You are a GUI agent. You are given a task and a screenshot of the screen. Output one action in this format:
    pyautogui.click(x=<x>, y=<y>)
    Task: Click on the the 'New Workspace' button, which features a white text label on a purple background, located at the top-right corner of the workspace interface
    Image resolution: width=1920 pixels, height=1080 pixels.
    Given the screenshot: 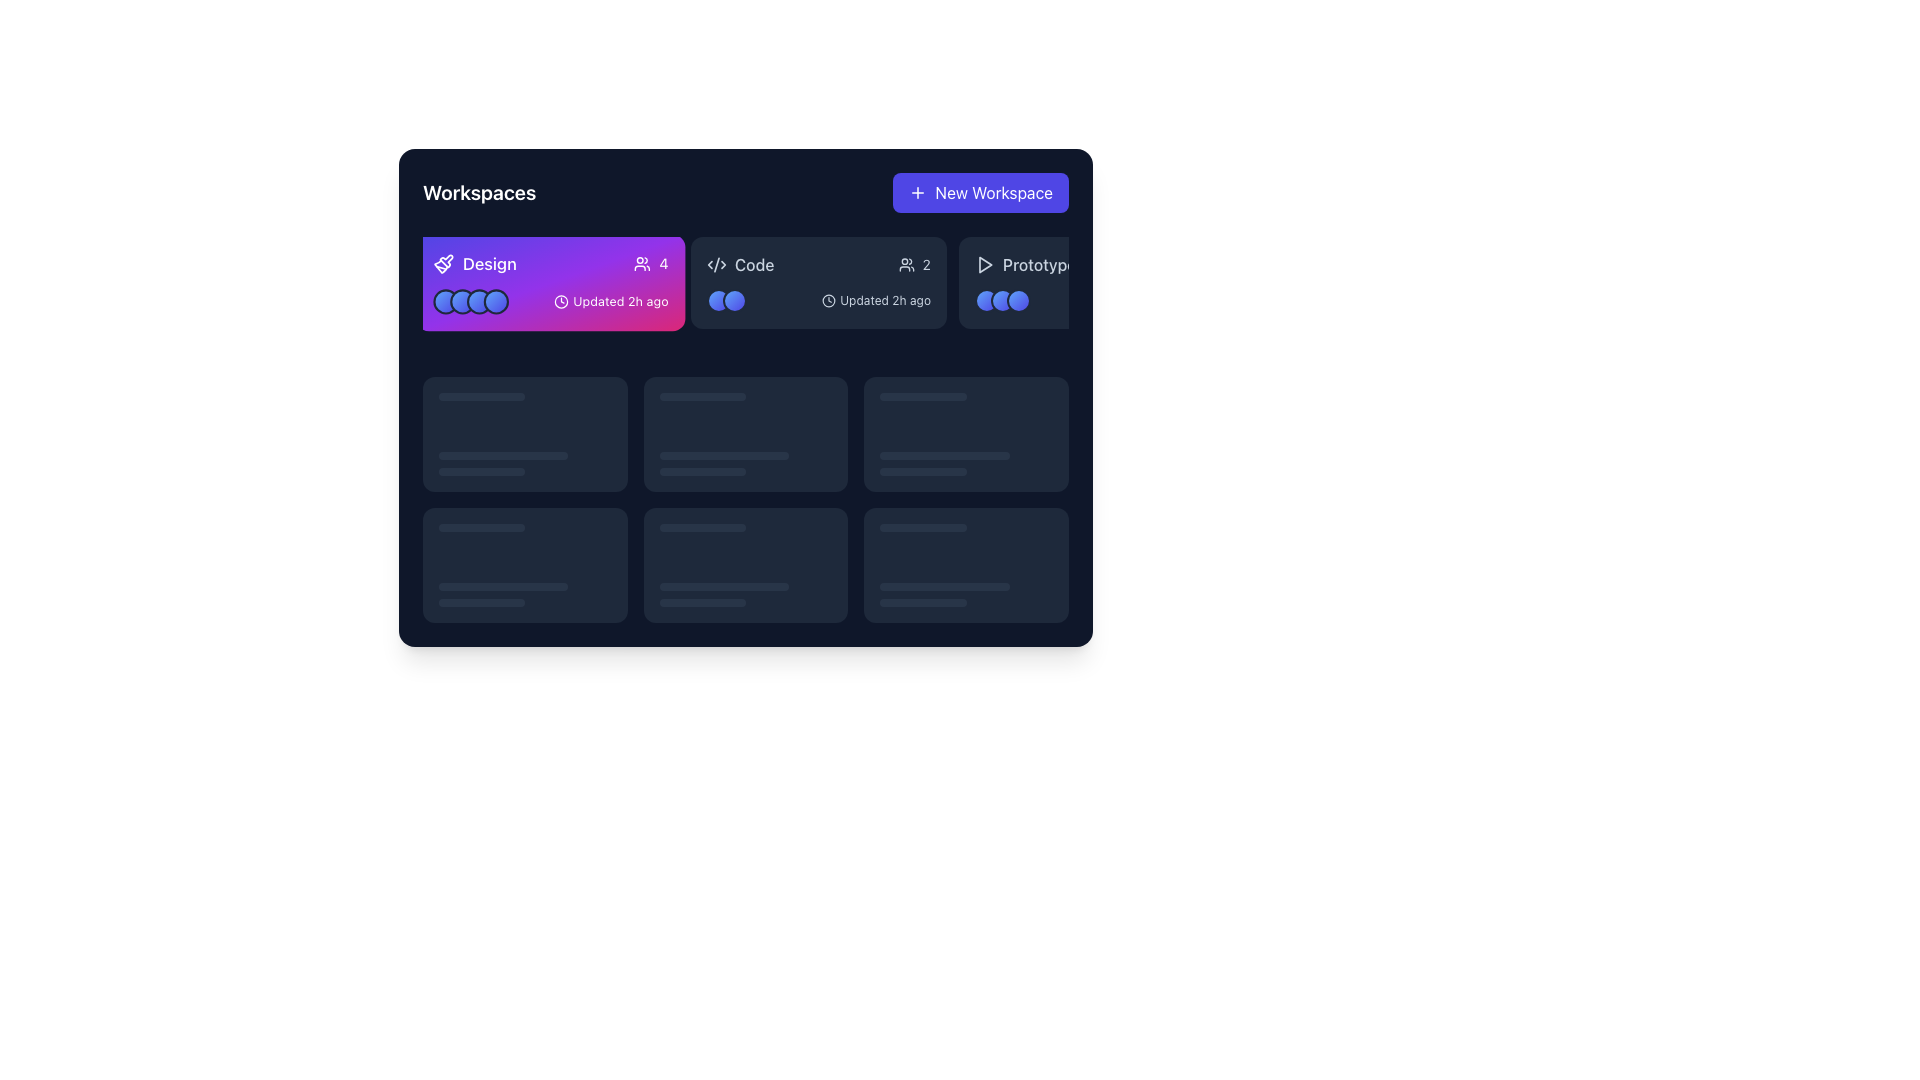 What is the action you would take?
    pyautogui.click(x=994, y=192)
    